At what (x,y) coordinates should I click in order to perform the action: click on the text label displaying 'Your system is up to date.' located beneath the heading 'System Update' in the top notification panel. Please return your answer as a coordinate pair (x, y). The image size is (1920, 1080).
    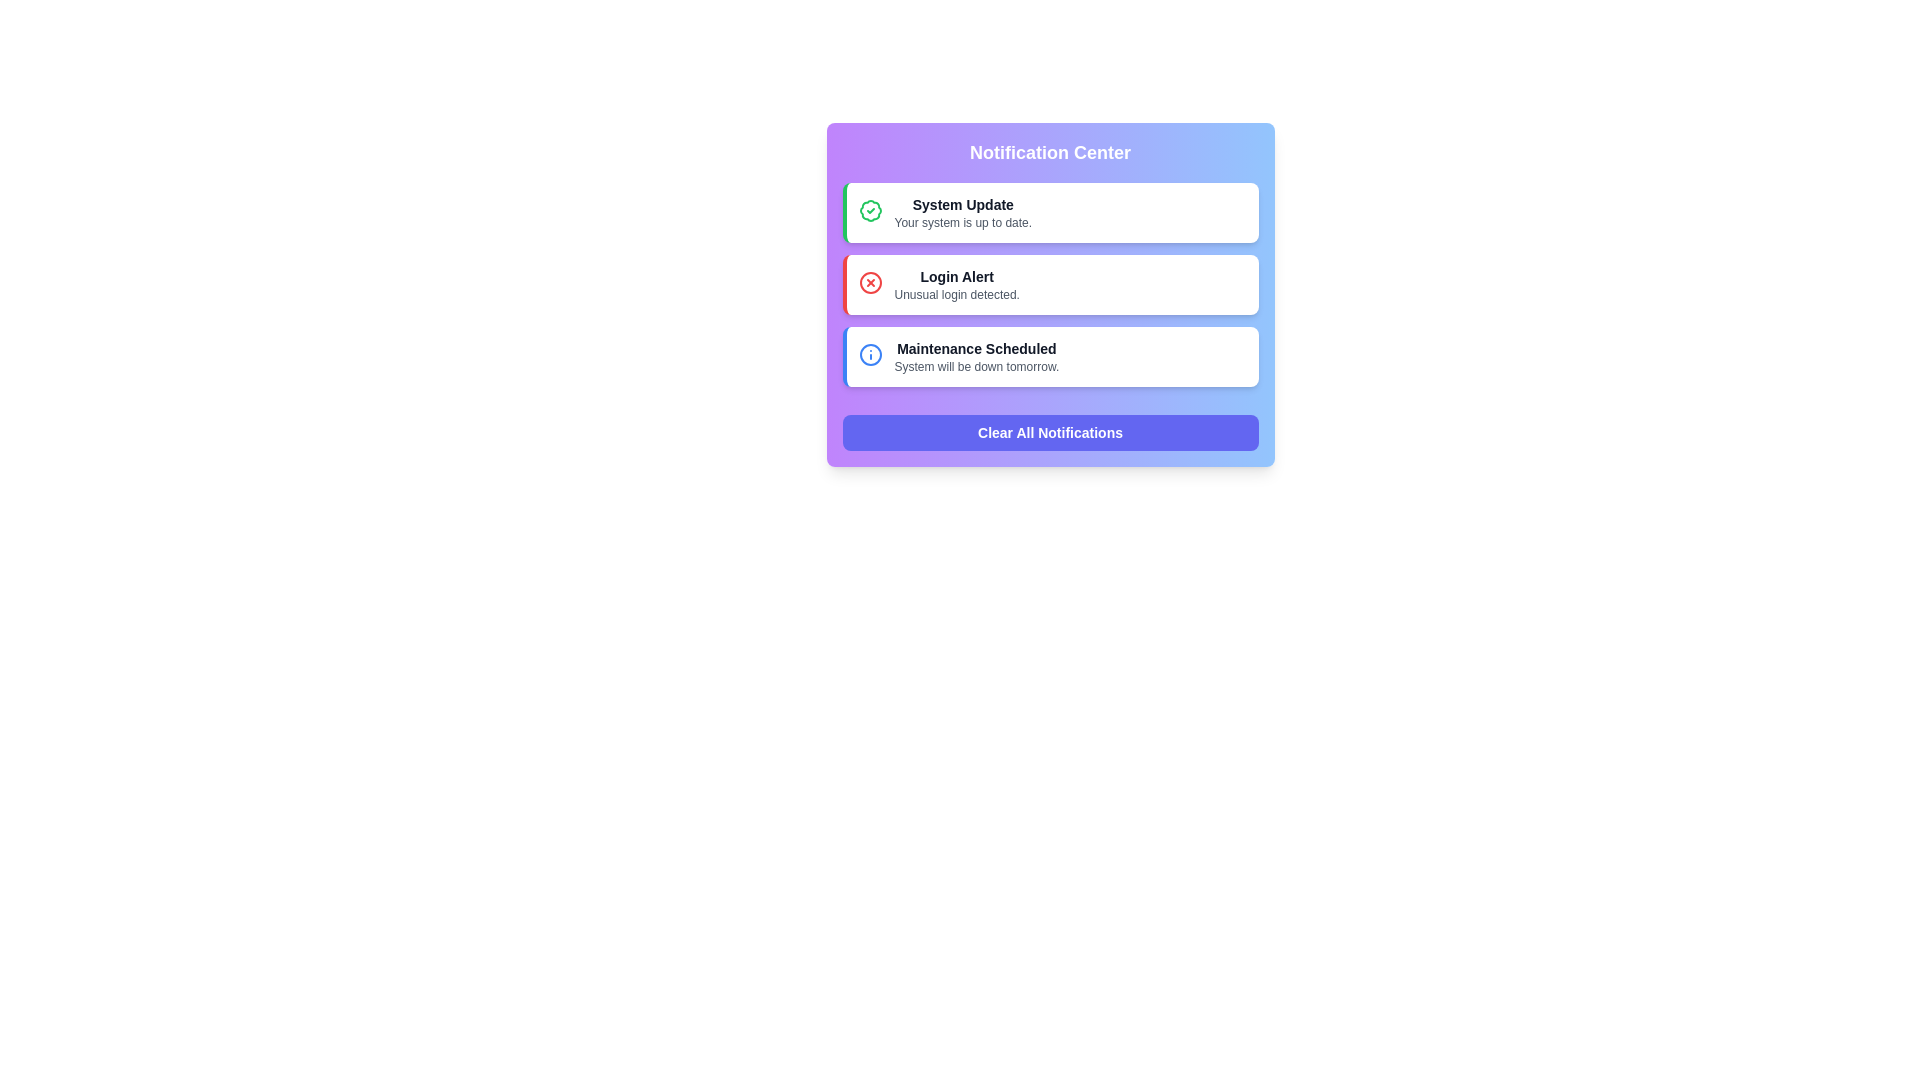
    Looking at the image, I should click on (963, 223).